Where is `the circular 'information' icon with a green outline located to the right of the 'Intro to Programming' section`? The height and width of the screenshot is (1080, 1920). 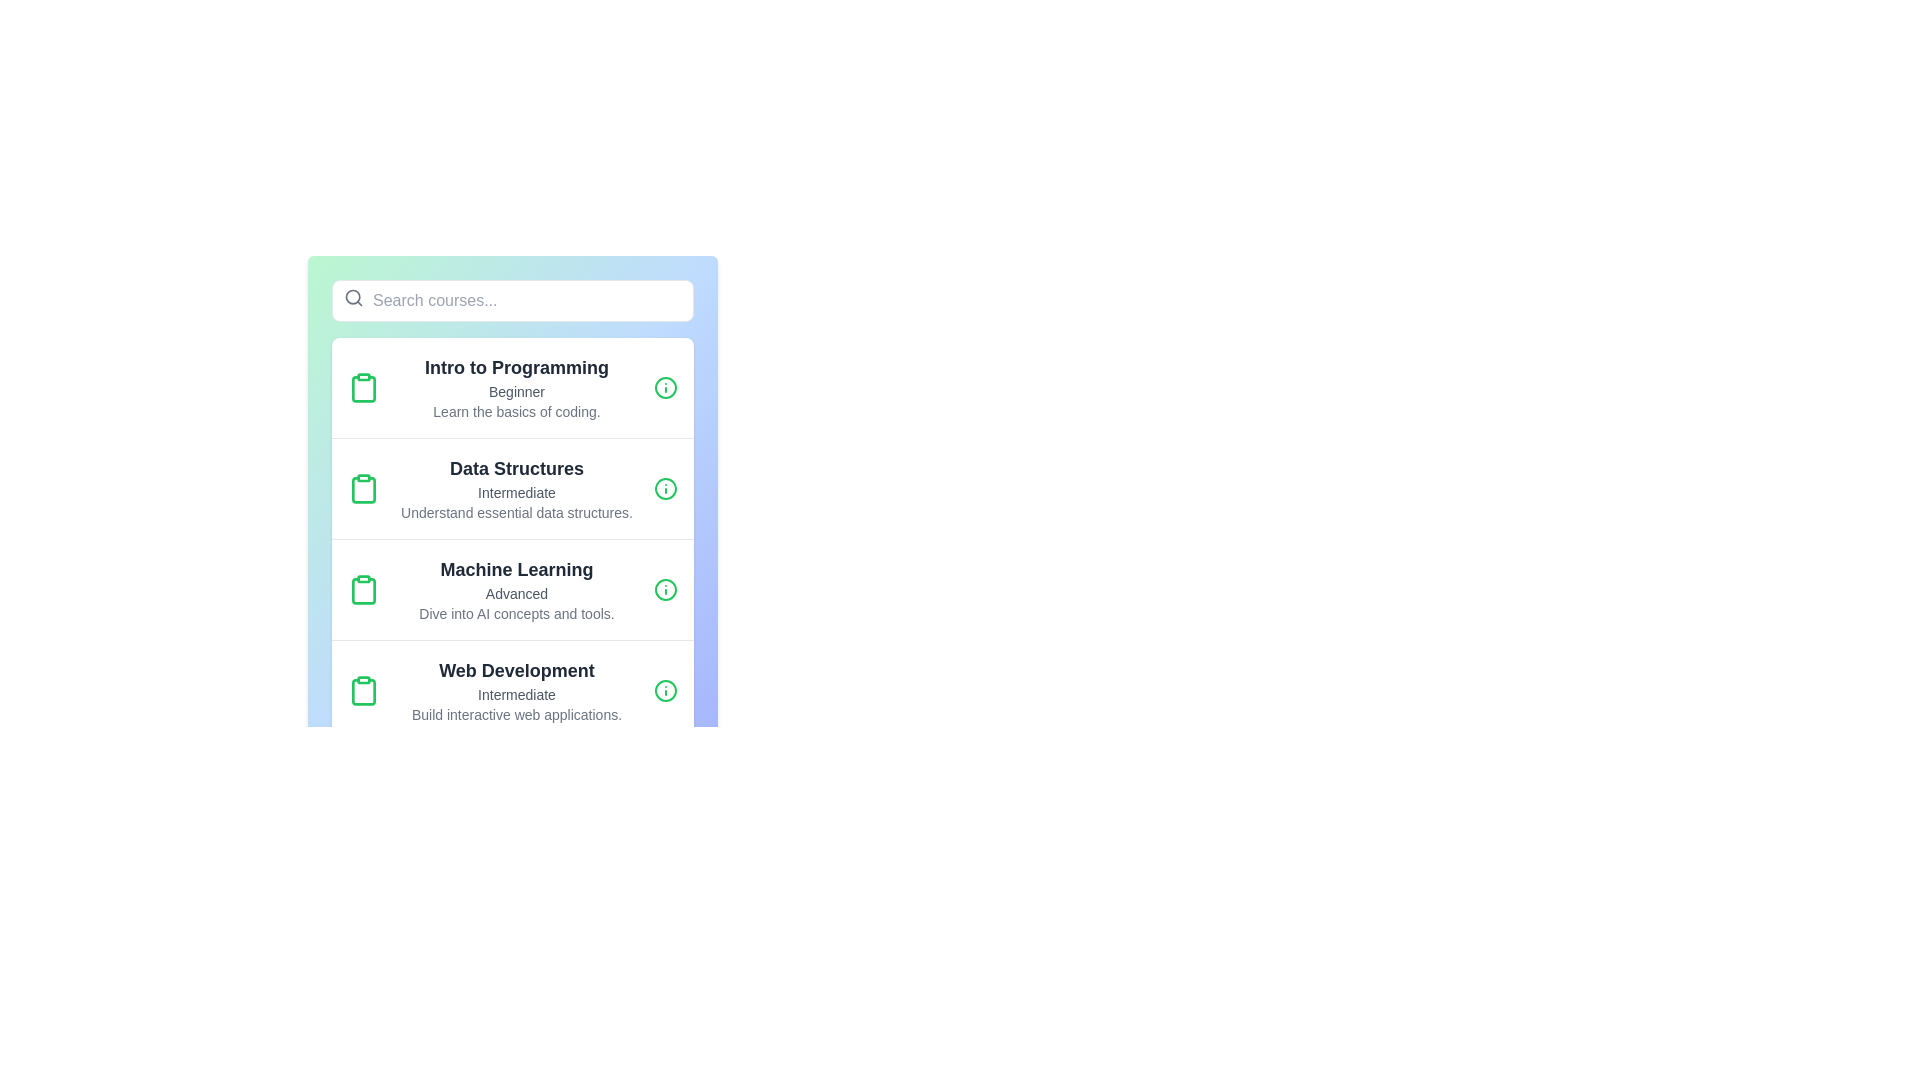
the circular 'information' icon with a green outline located to the right of the 'Intro to Programming' section is located at coordinates (666, 388).